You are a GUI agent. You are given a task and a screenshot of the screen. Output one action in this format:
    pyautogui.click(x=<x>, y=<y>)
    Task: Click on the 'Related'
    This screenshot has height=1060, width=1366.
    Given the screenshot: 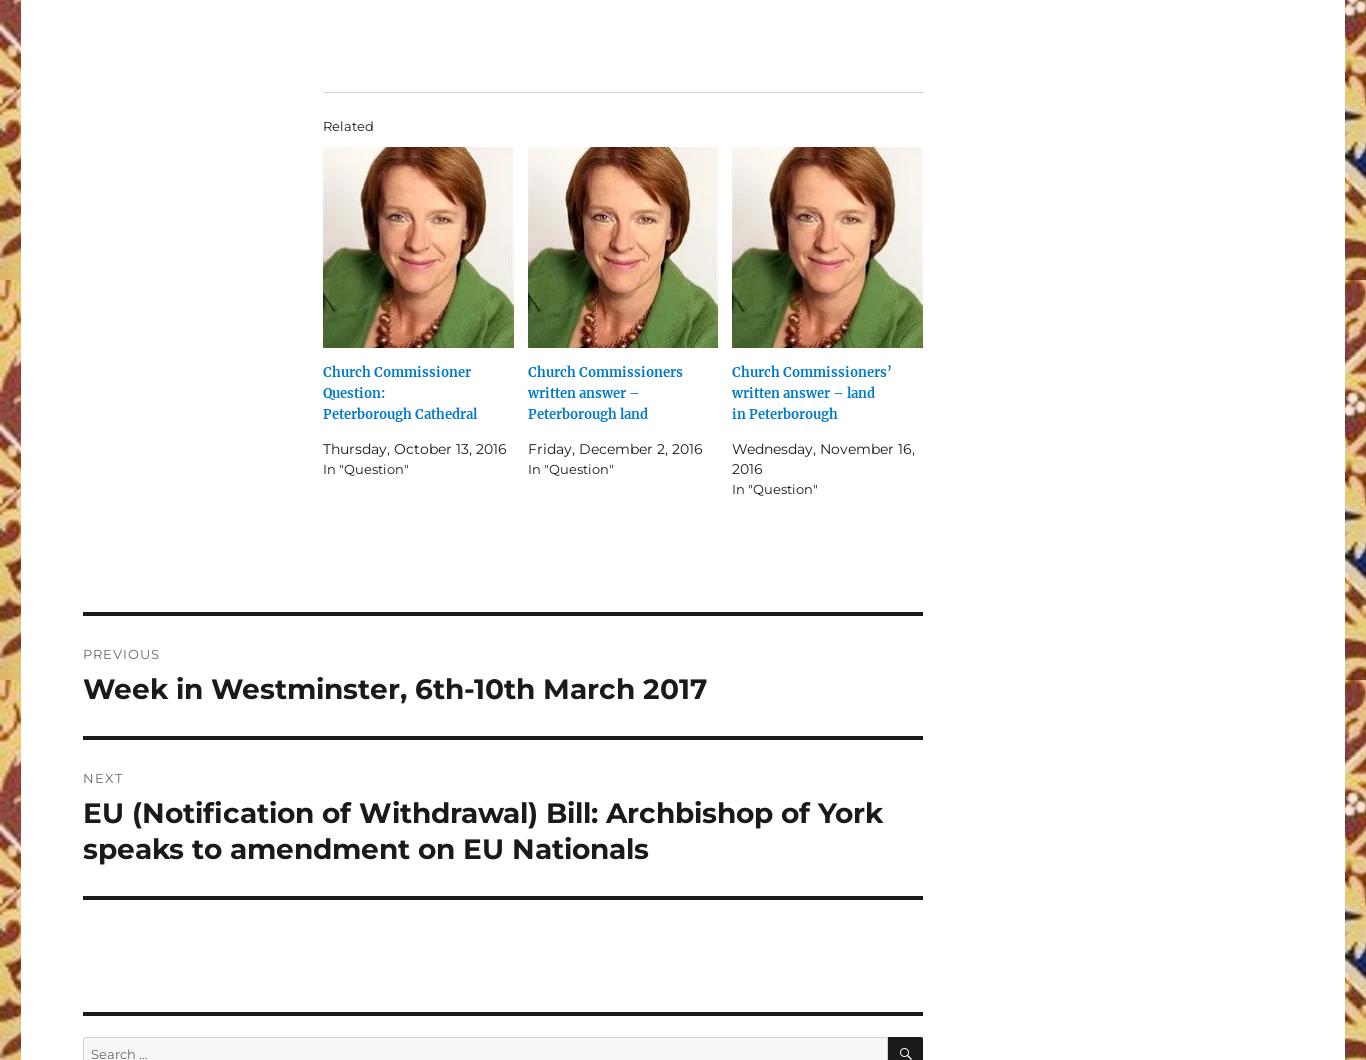 What is the action you would take?
    pyautogui.click(x=347, y=126)
    